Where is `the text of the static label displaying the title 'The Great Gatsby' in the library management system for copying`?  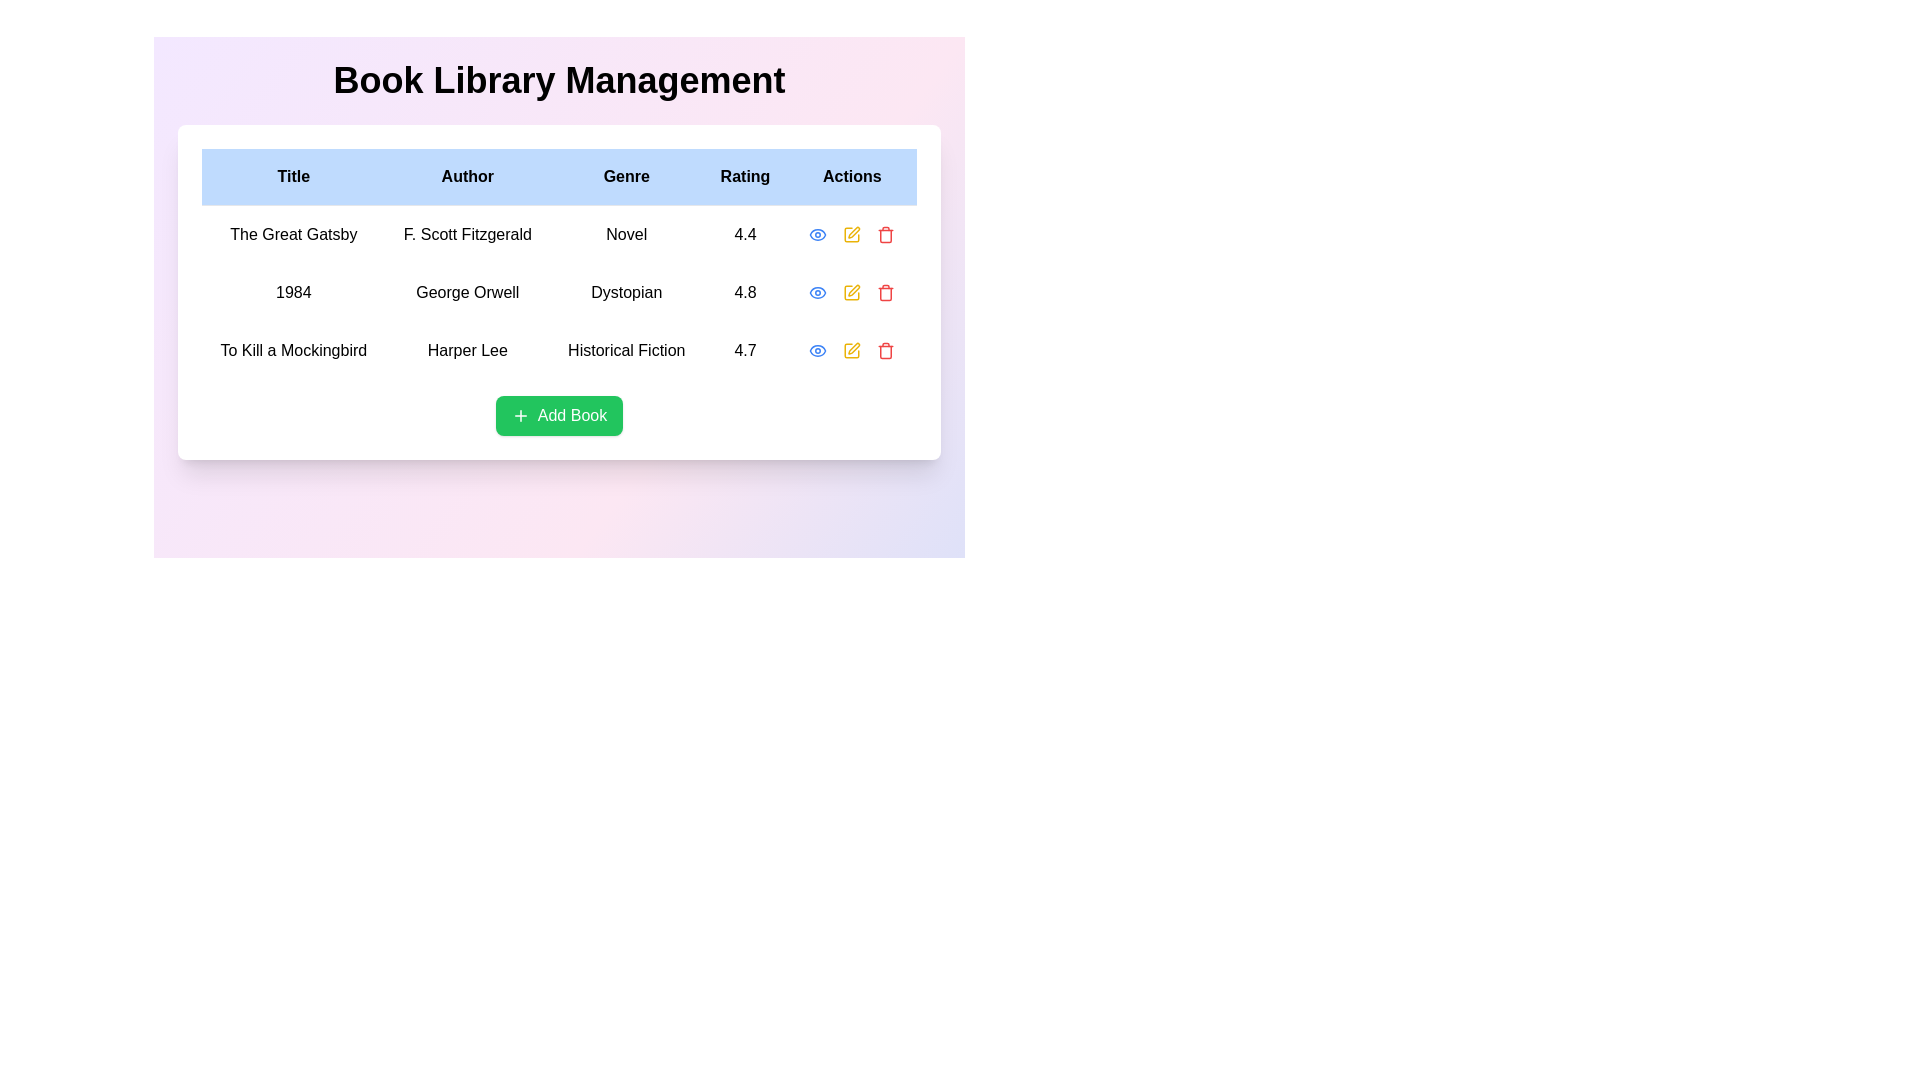
the text of the static label displaying the title 'The Great Gatsby' in the library management system for copying is located at coordinates (292, 233).